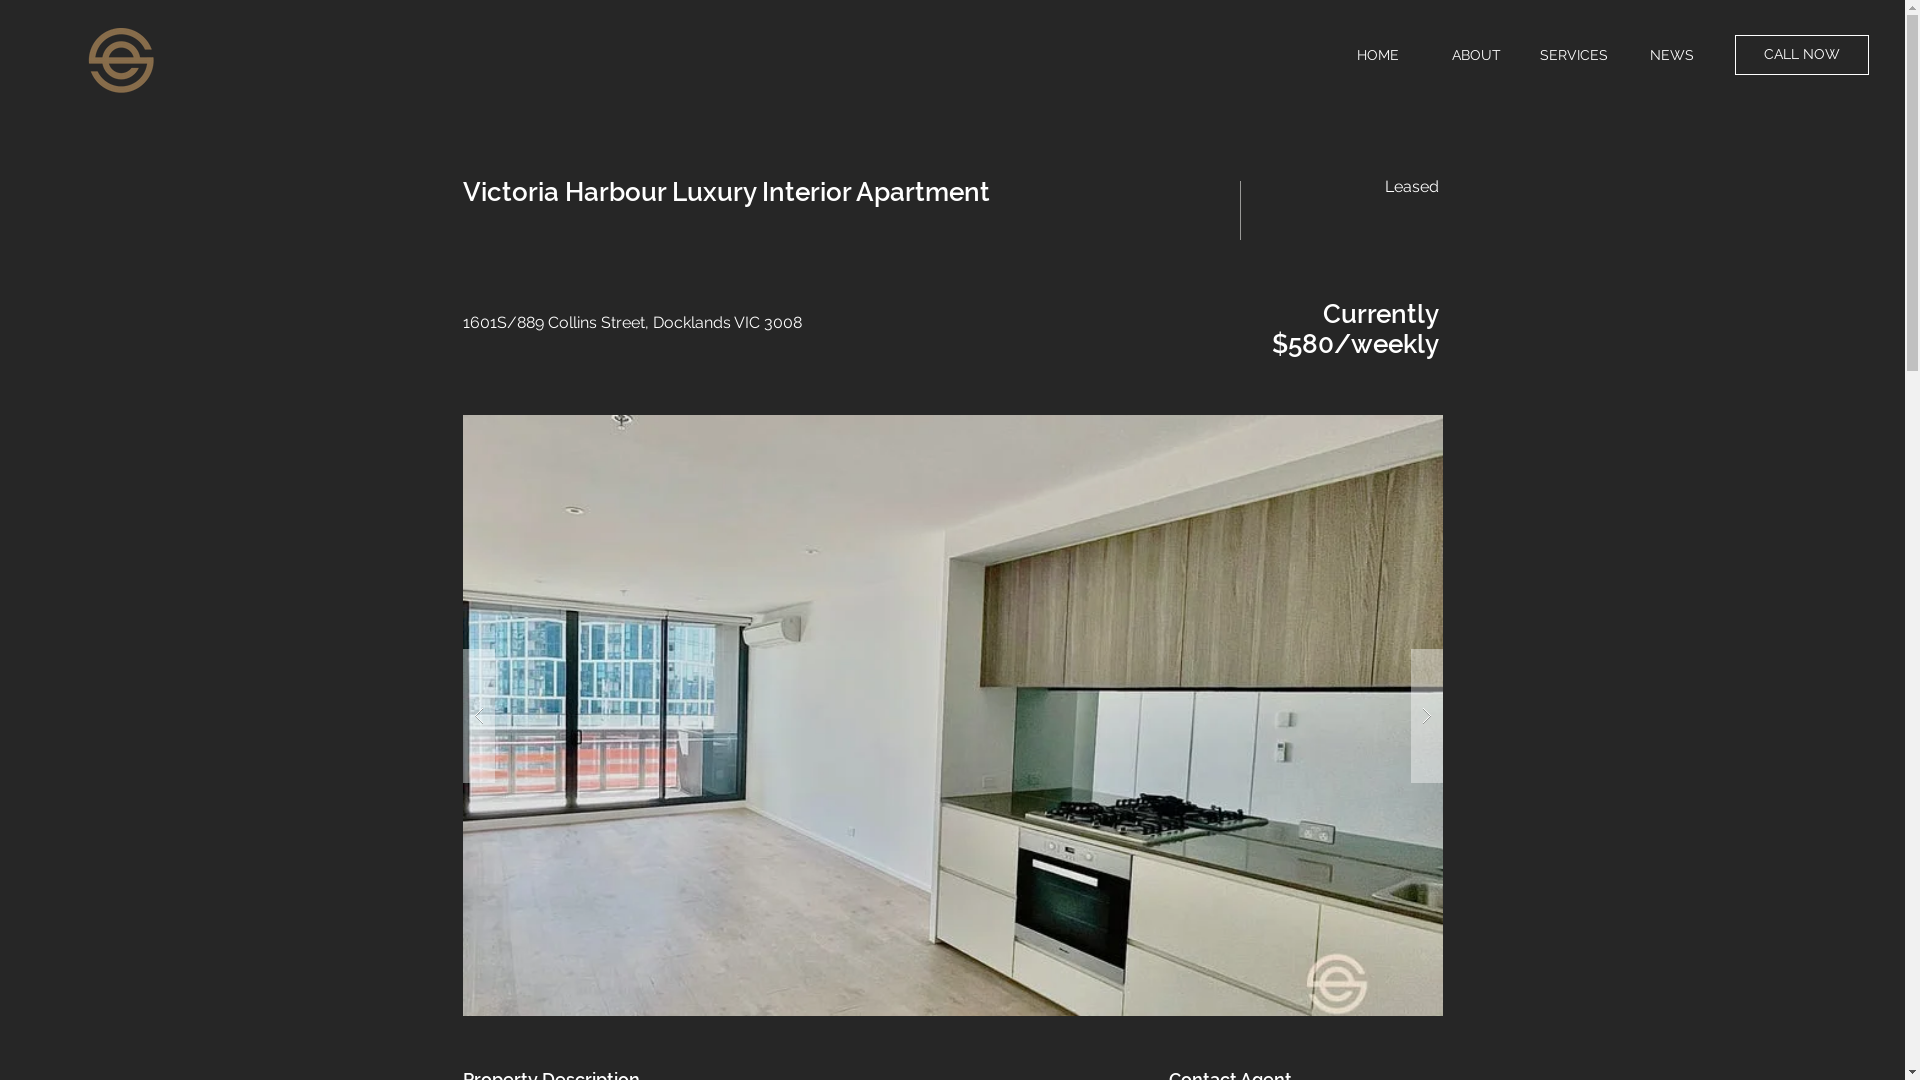 The width and height of the screenshot is (1920, 1080). I want to click on 'HOME', so click(1376, 53).